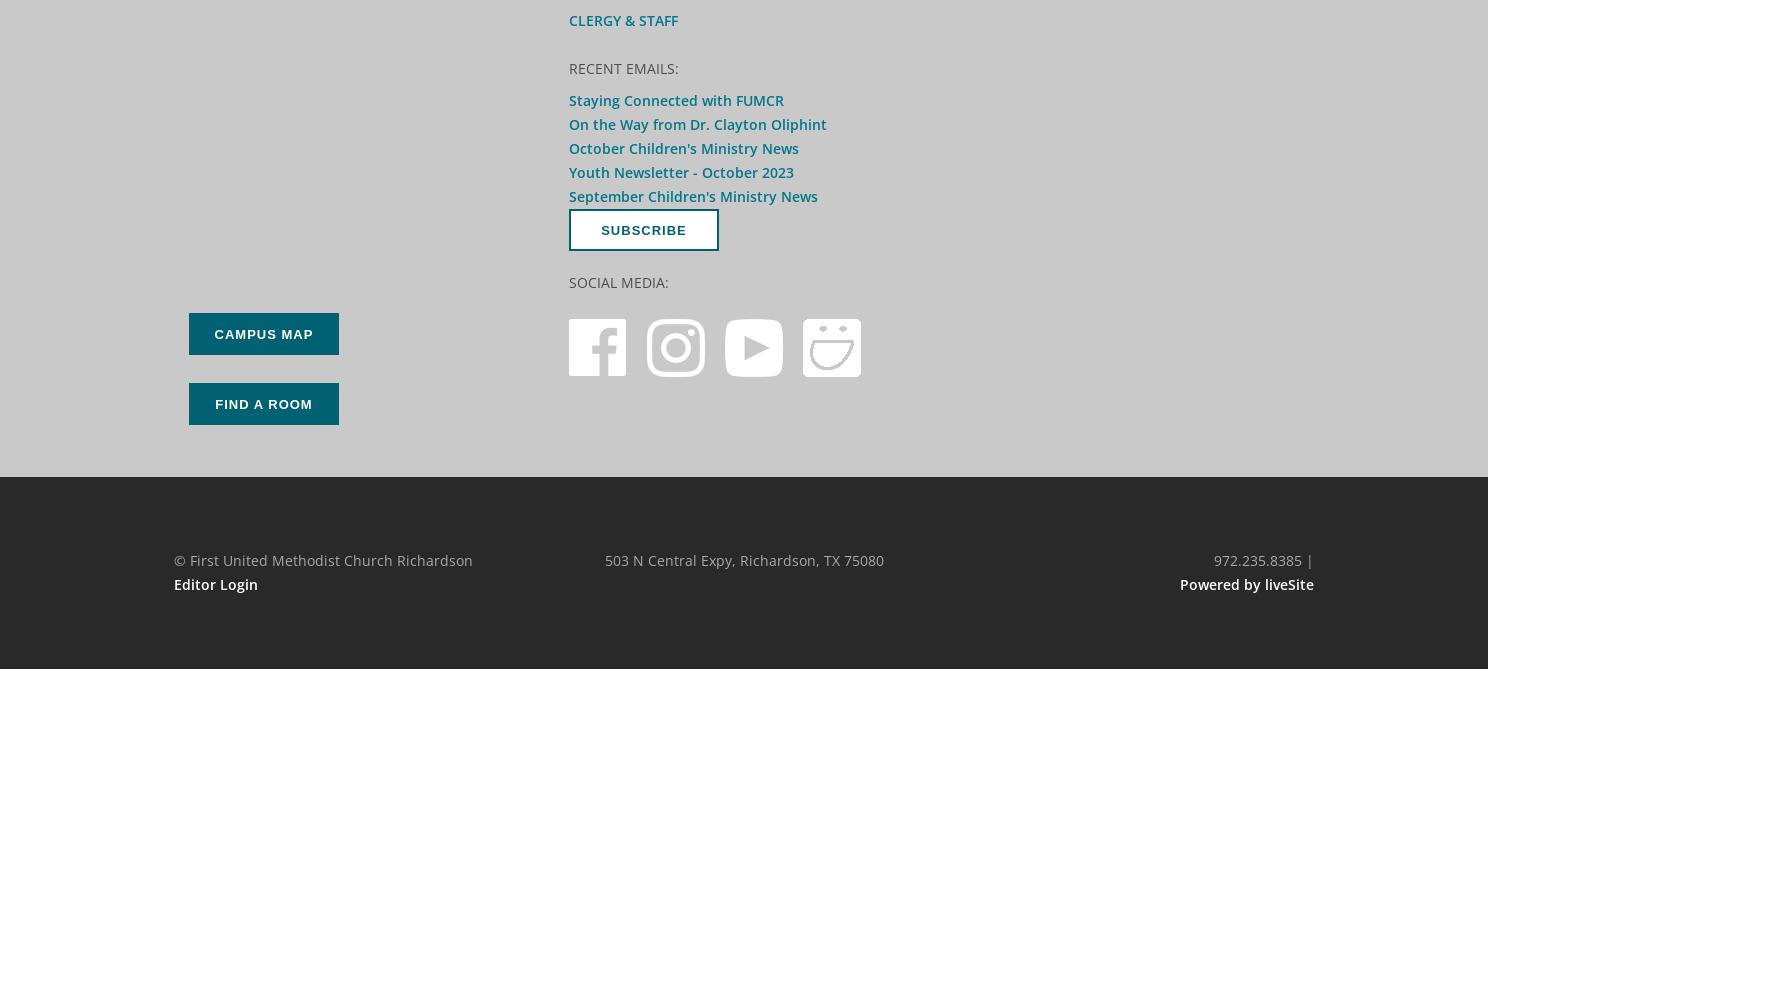  Describe the element at coordinates (617, 282) in the screenshot. I see `'Social Media:'` at that location.